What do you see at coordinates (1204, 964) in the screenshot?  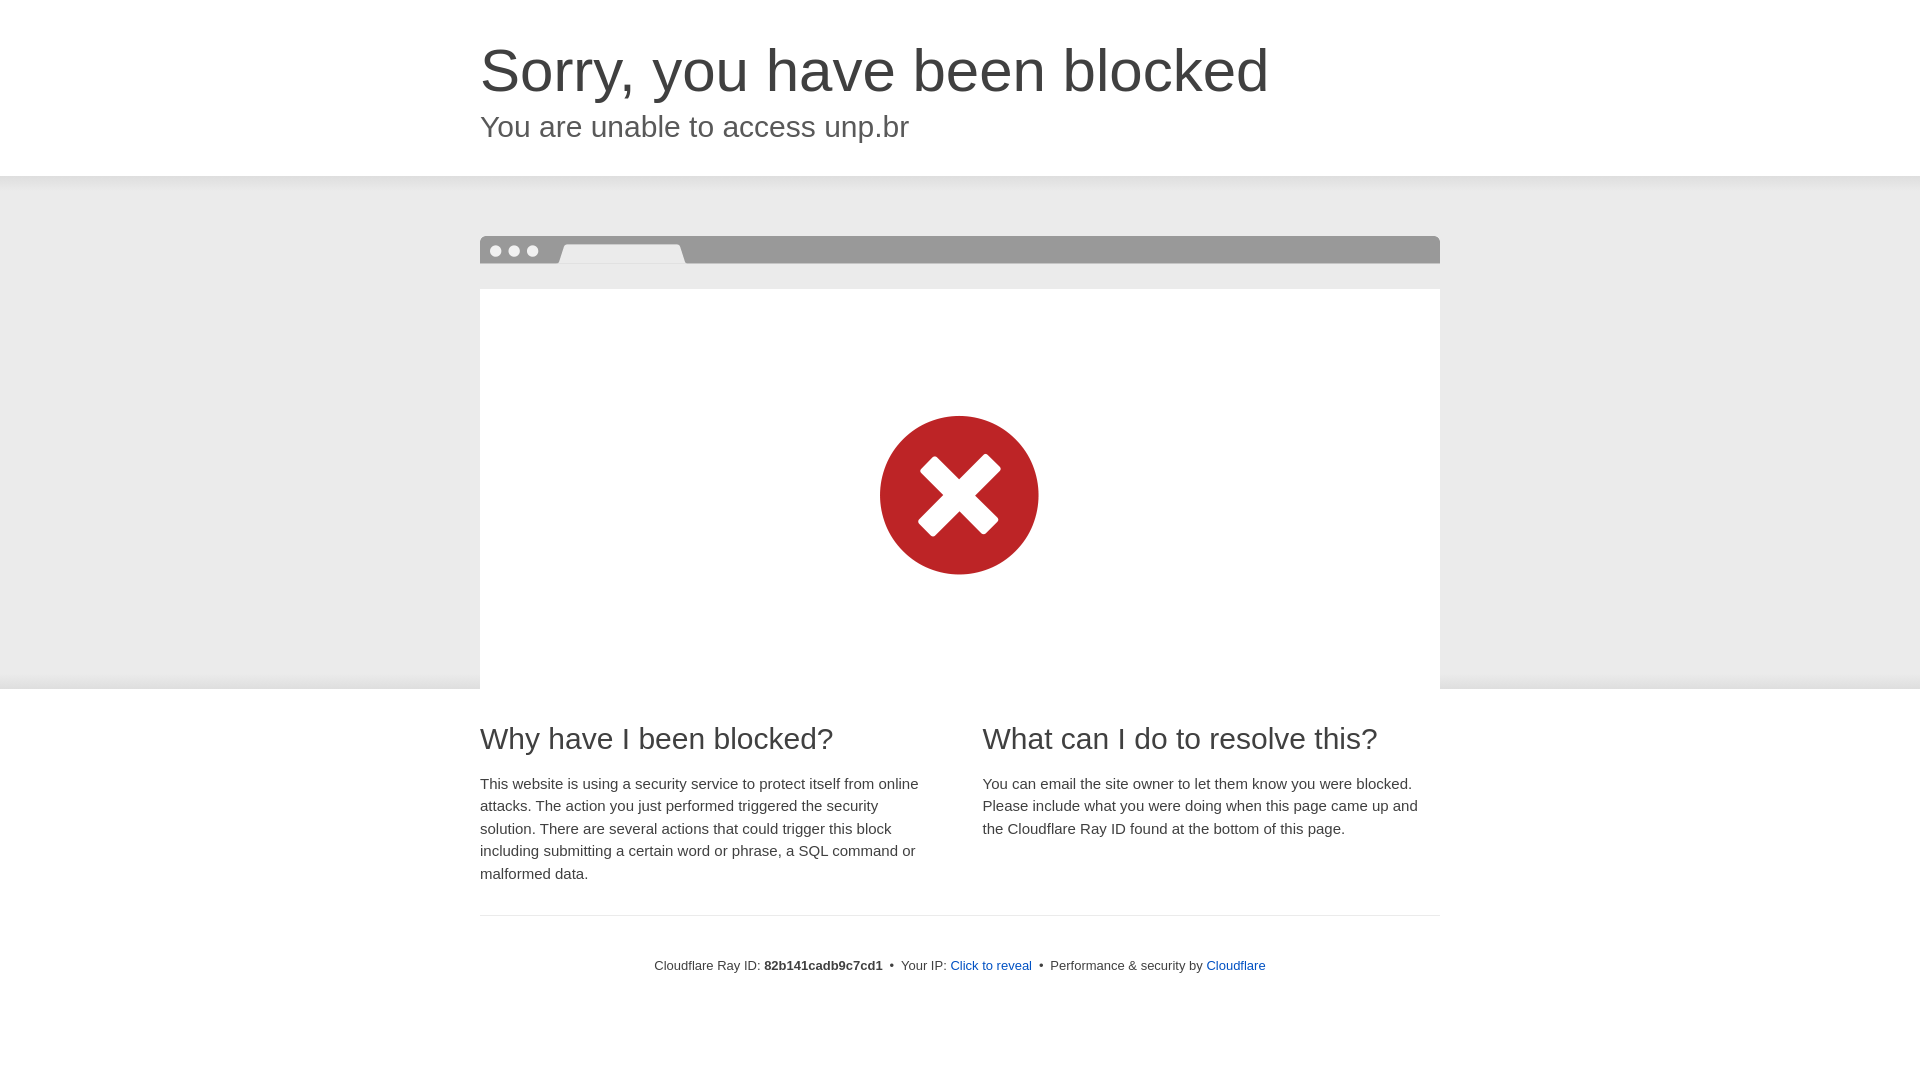 I see `'Cloudflare'` at bounding box center [1204, 964].